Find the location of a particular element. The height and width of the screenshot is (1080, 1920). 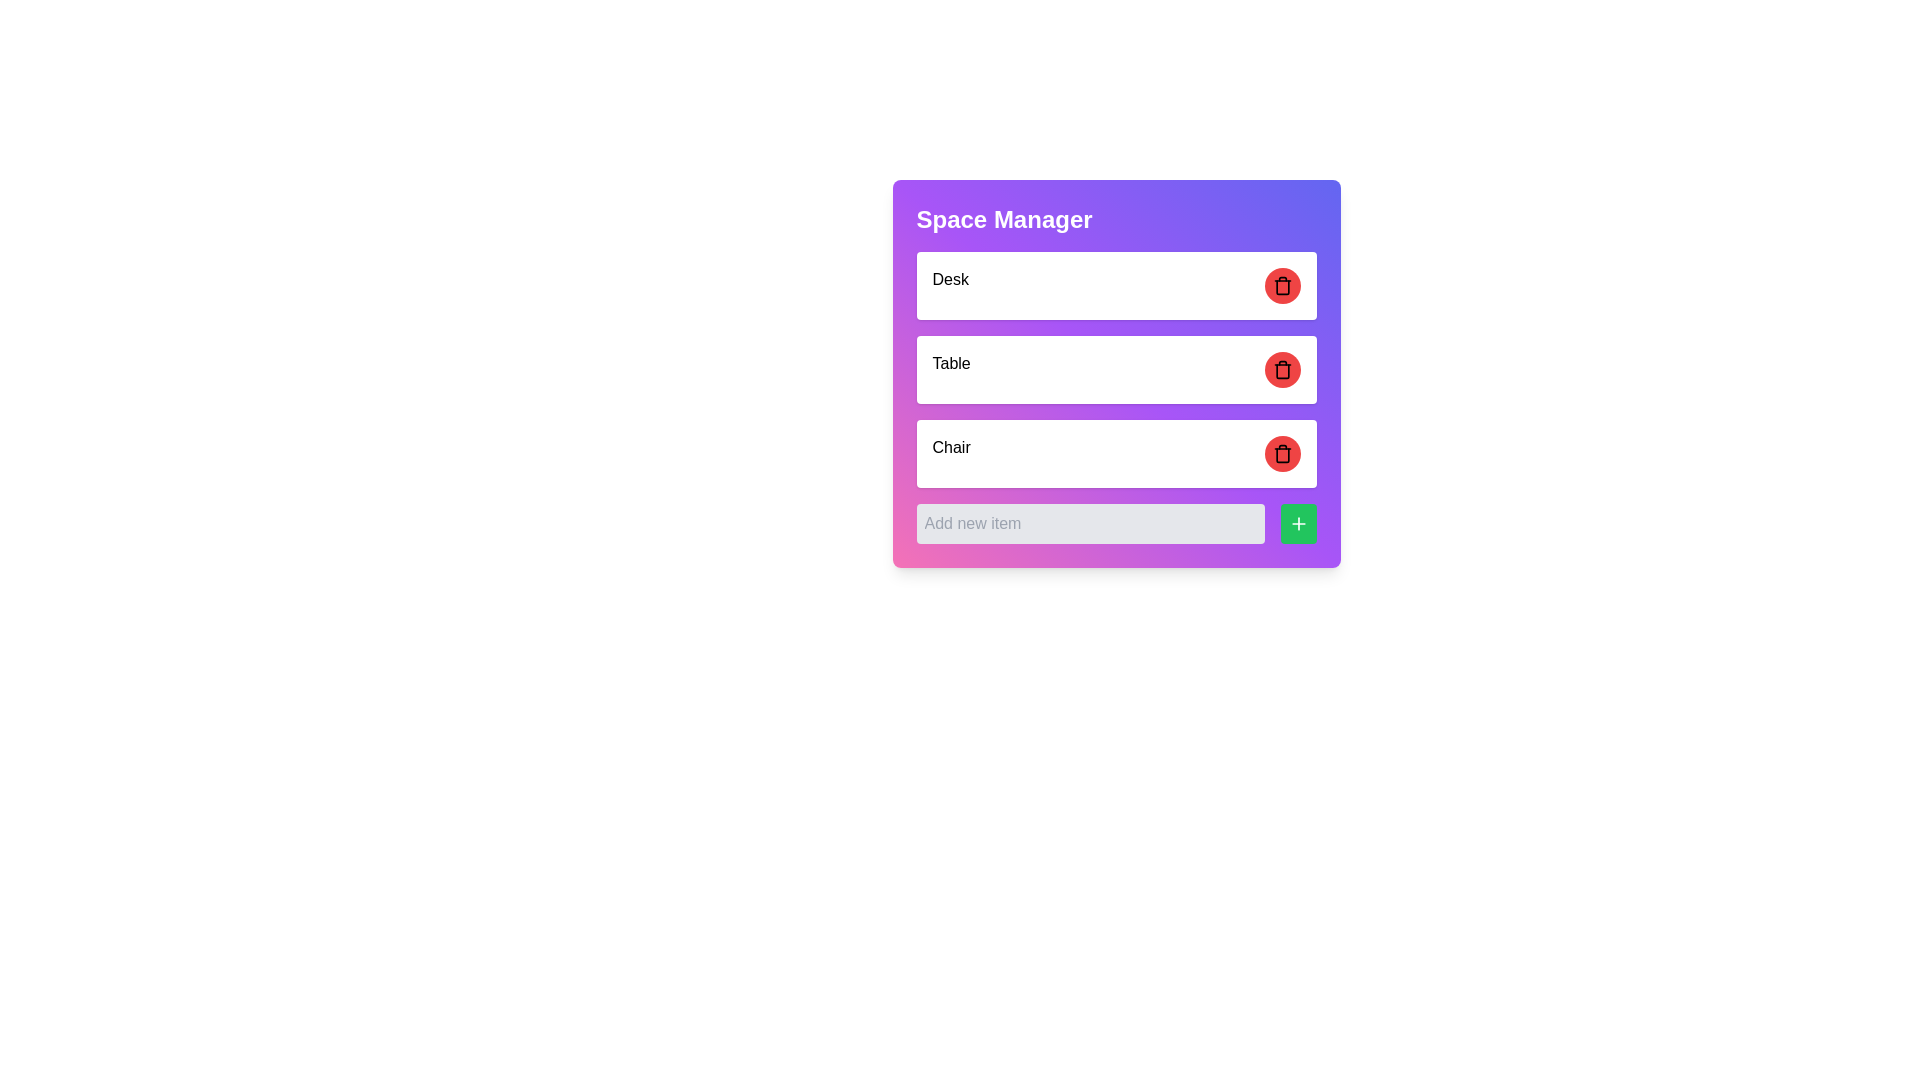

the circular delete button with a red background and a trash can icon located in the second row of the 'Space Manager' interface, specifically to the right side of the row labeled 'Table' is located at coordinates (1282, 370).